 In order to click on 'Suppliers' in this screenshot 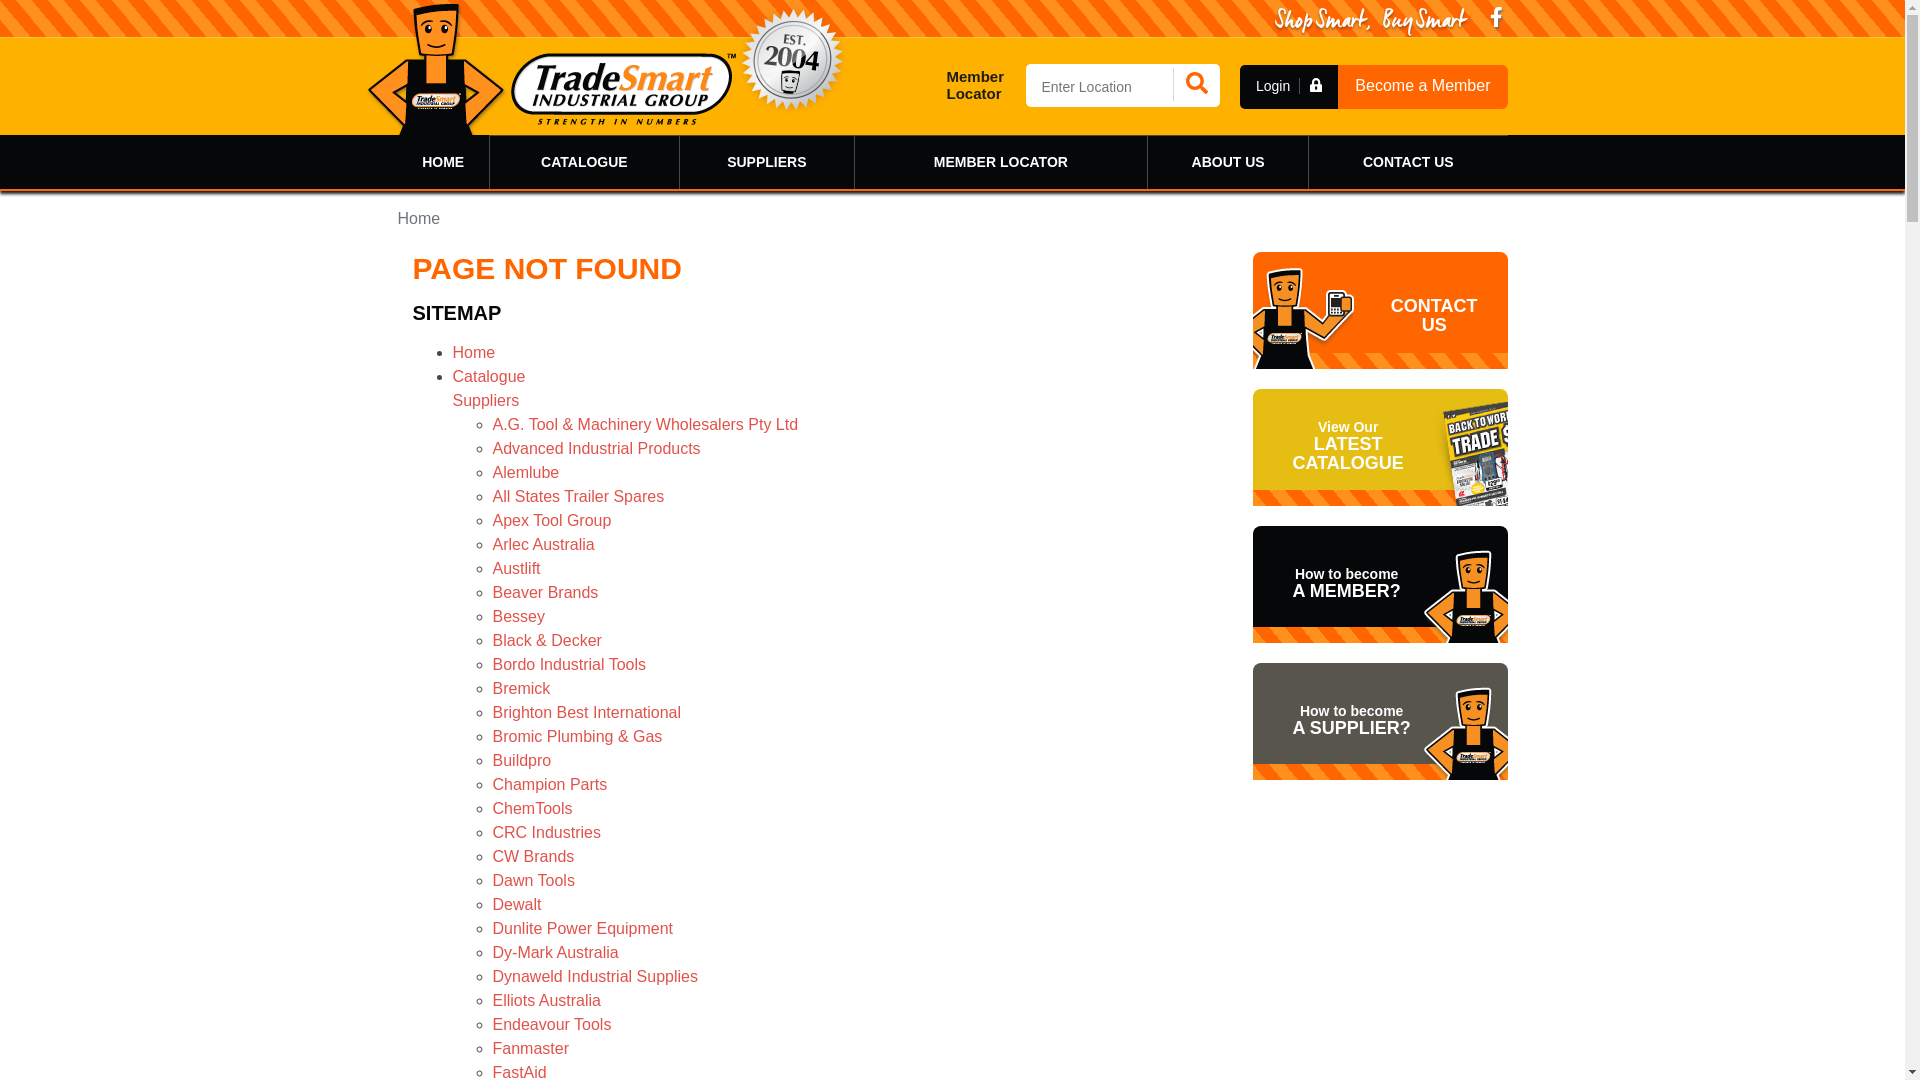, I will do `click(485, 400)`.